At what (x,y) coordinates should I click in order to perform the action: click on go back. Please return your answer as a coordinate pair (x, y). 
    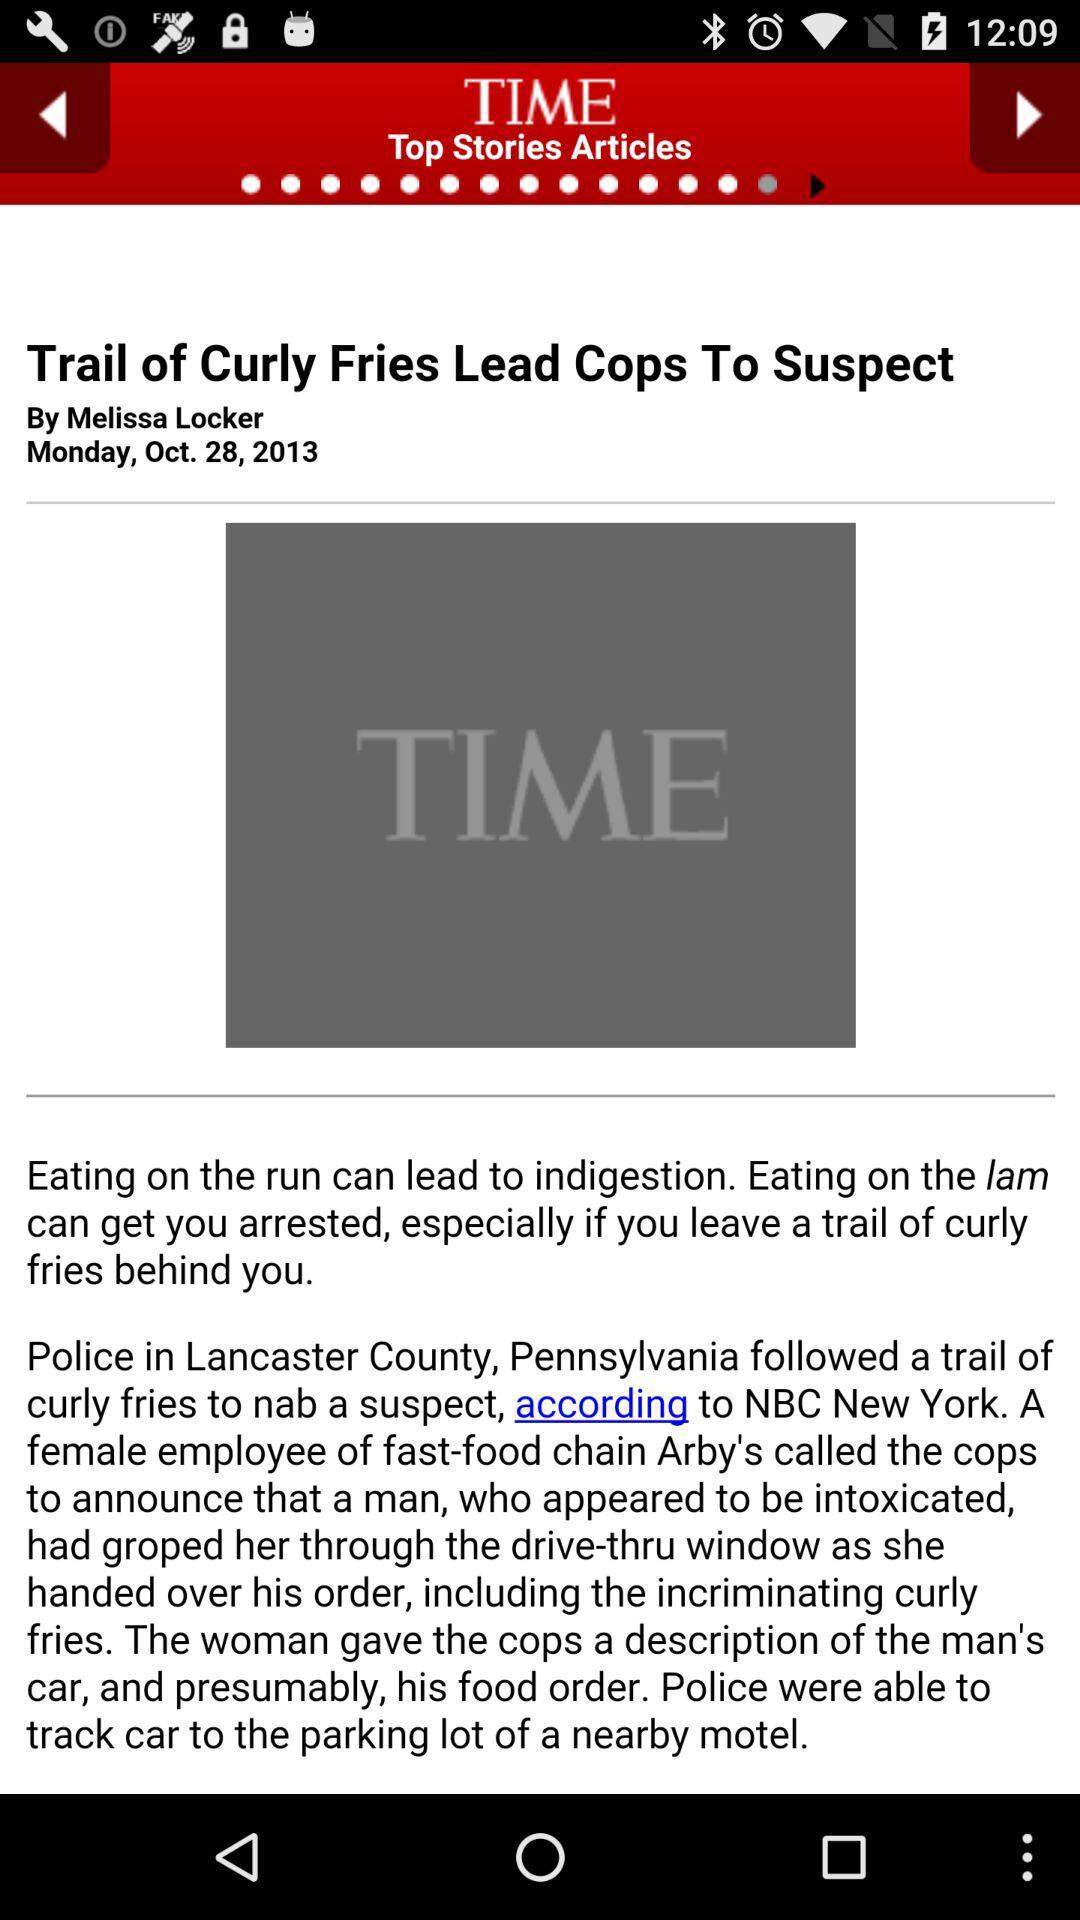
    Looking at the image, I should click on (54, 117).